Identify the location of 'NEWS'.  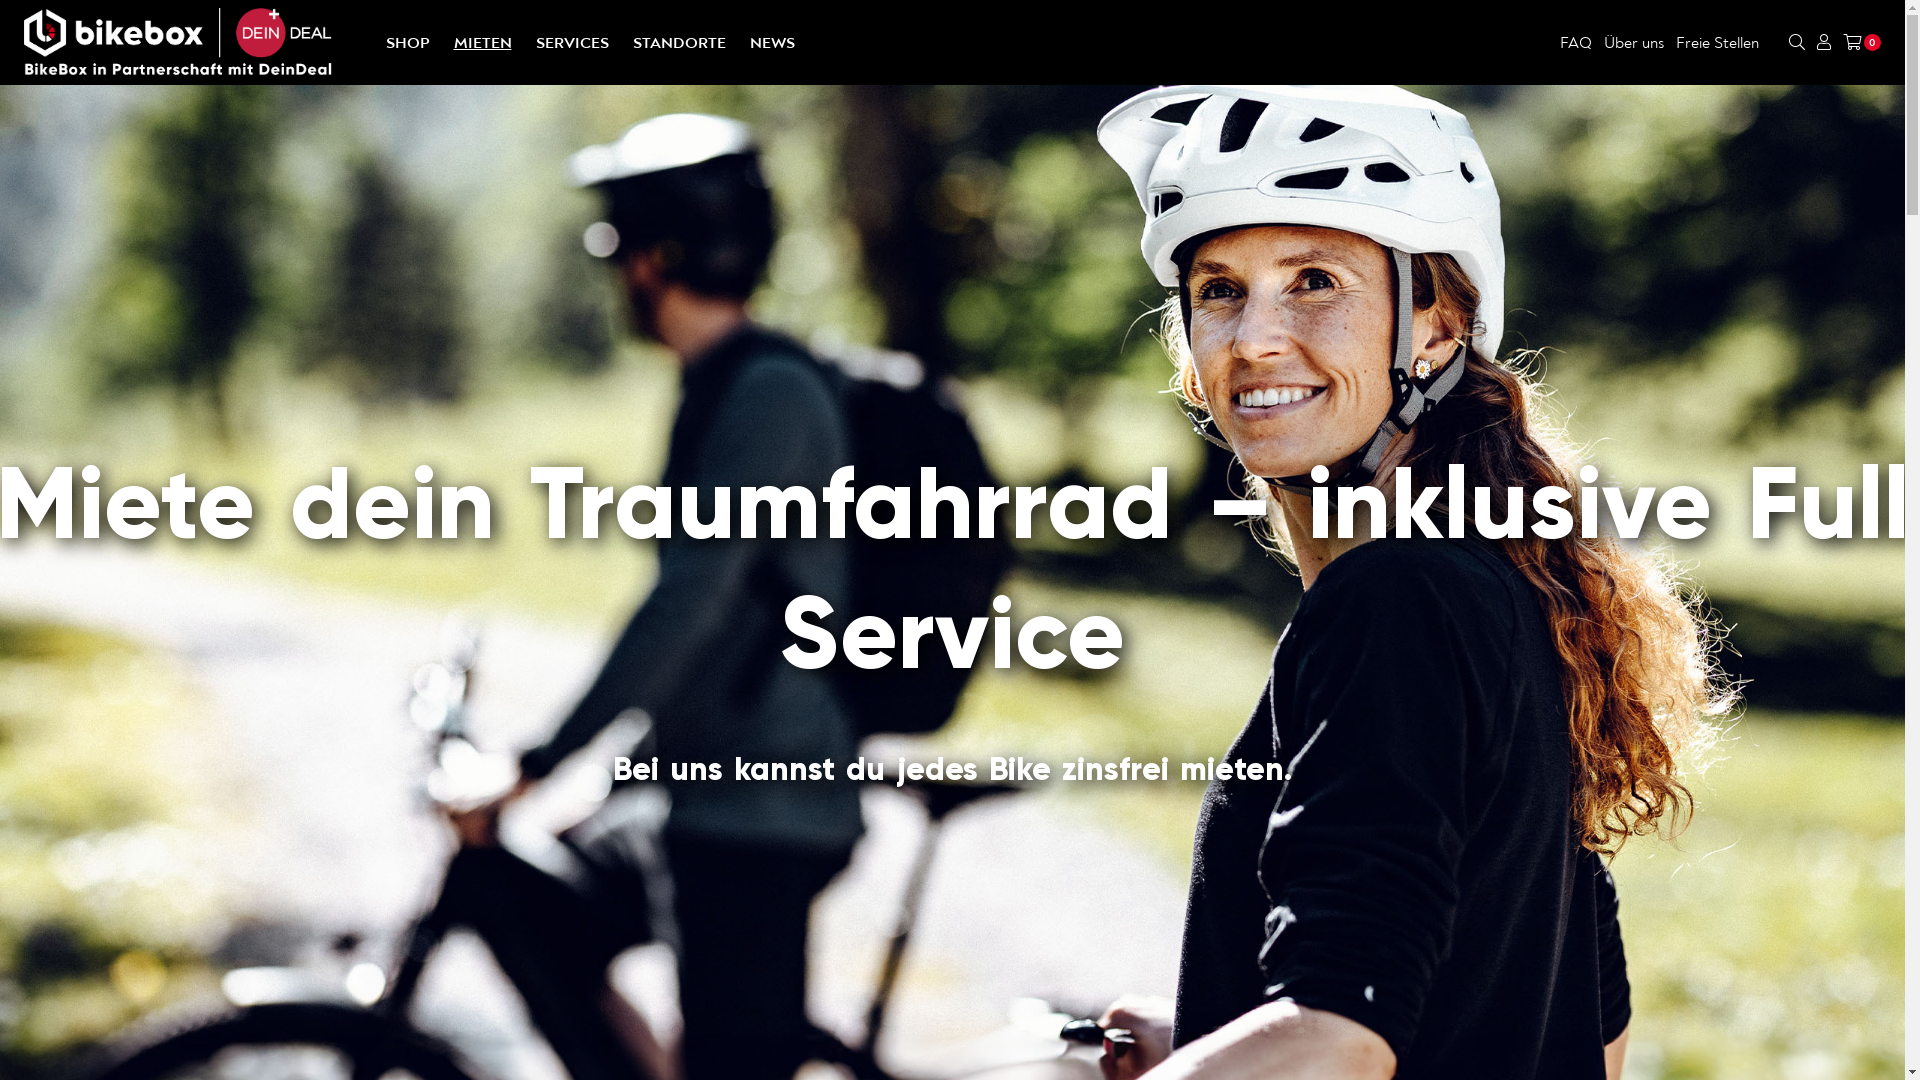
(771, 42).